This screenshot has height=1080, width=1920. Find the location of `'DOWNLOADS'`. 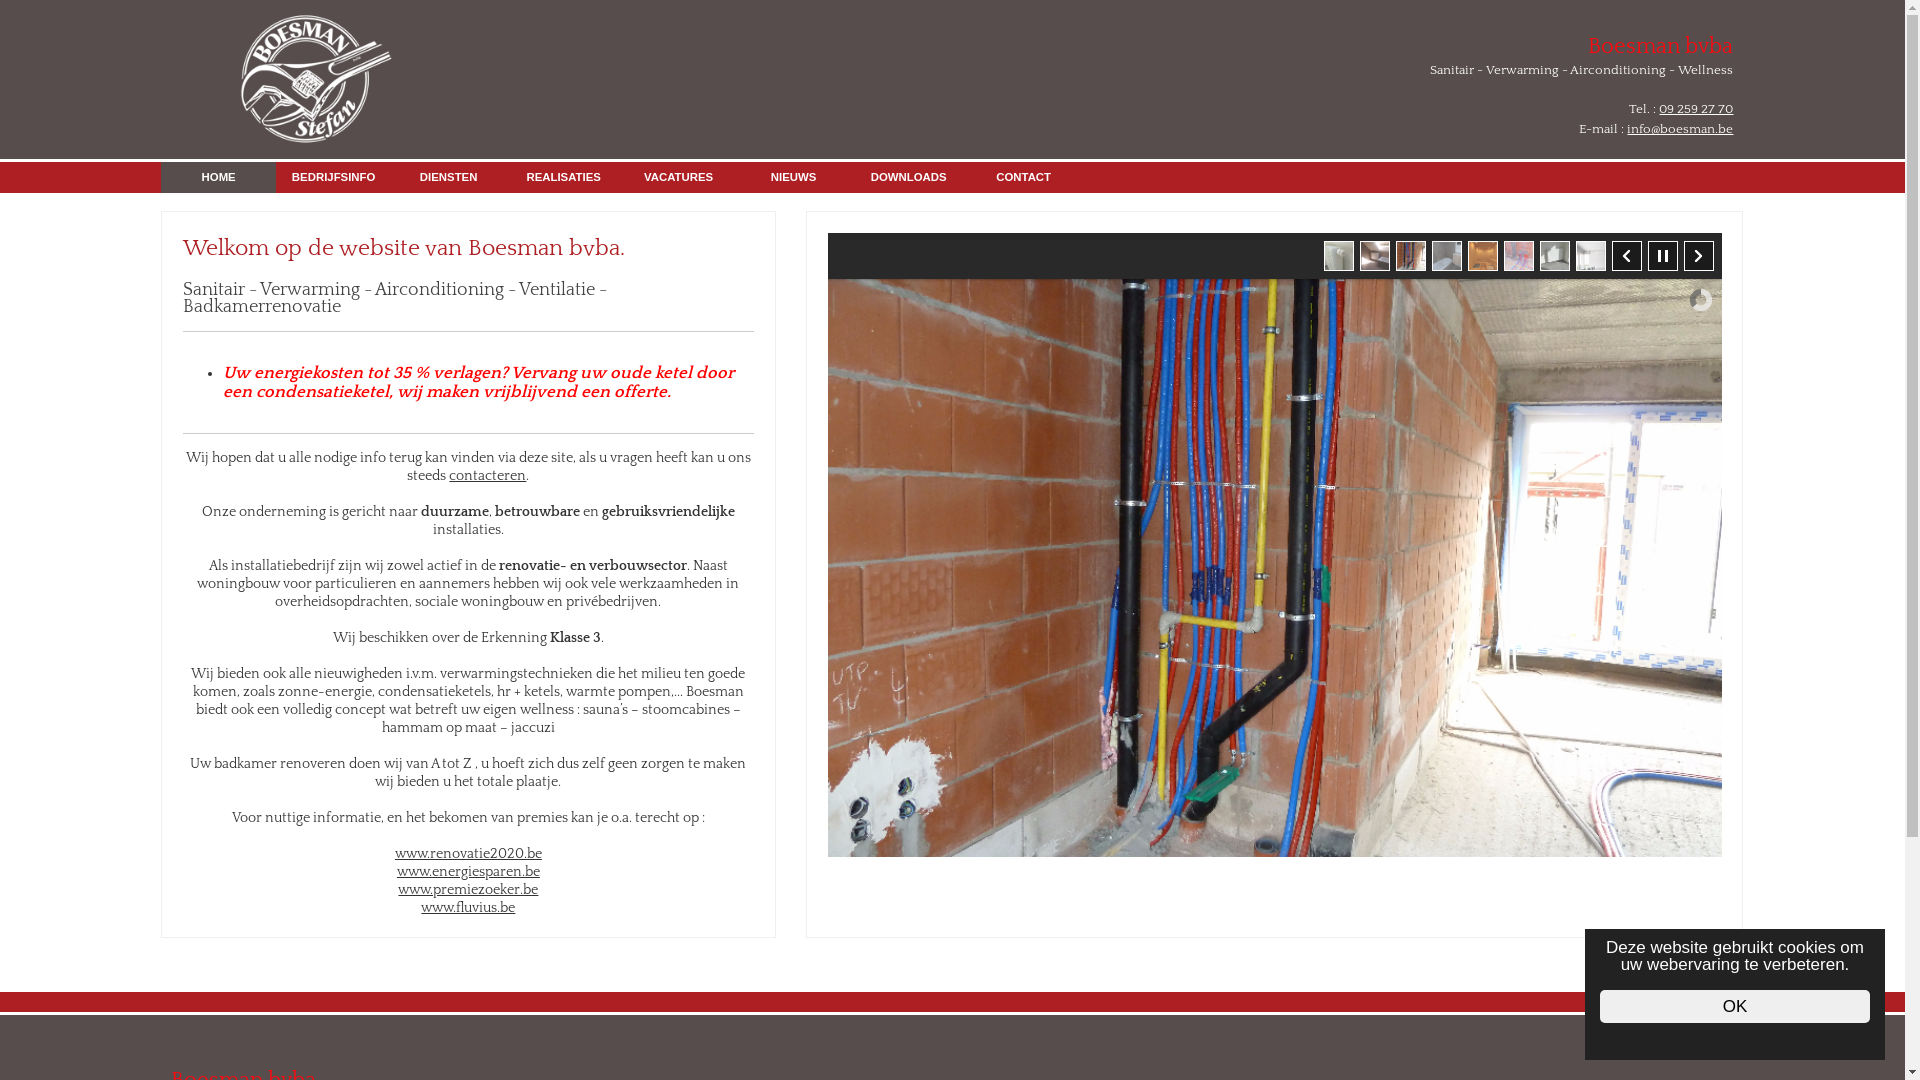

'DOWNLOADS' is located at coordinates (907, 176).